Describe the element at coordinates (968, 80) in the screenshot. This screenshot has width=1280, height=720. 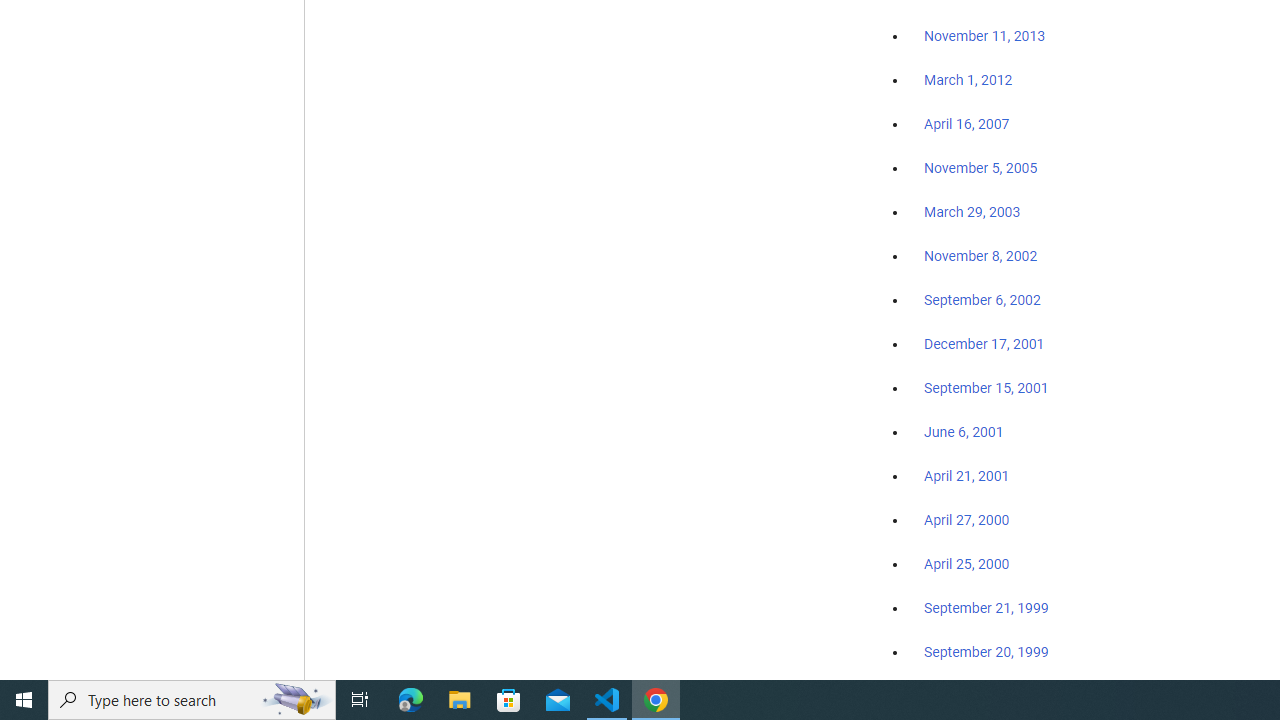
I see `'March 1, 2012'` at that location.